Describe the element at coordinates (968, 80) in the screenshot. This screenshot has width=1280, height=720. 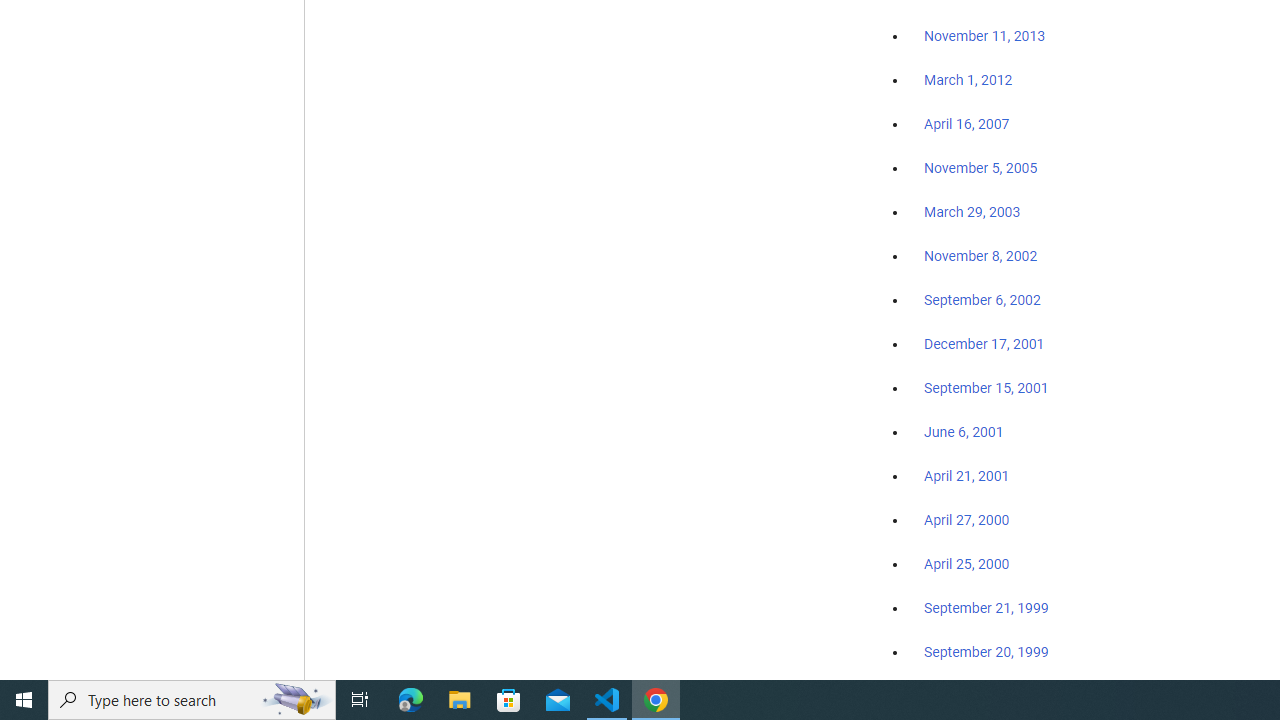
I see `'March 1, 2012'` at that location.